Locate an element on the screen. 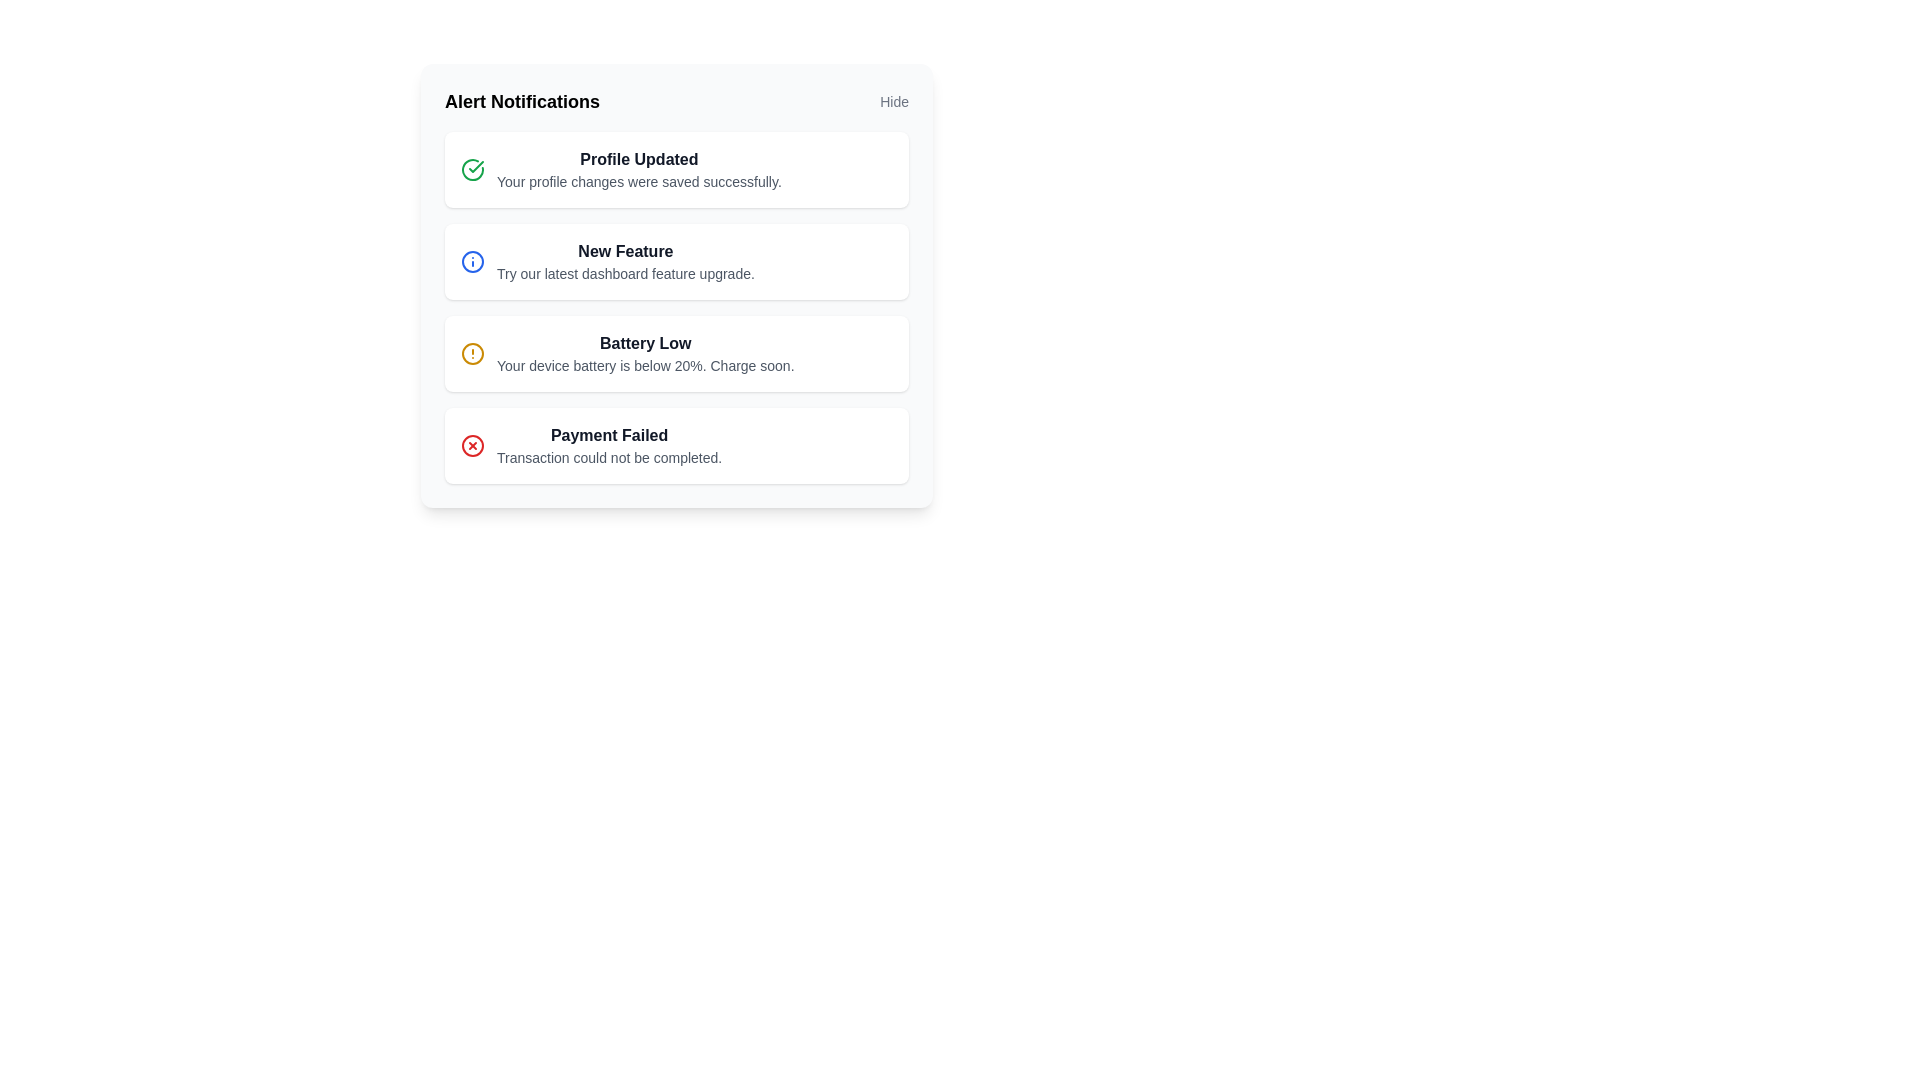 This screenshot has height=1080, width=1920. the descriptive text element within the 'Payment Failed' alert box, which provides additional information following the title 'Payment Failed' is located at coordinates (608, 458).